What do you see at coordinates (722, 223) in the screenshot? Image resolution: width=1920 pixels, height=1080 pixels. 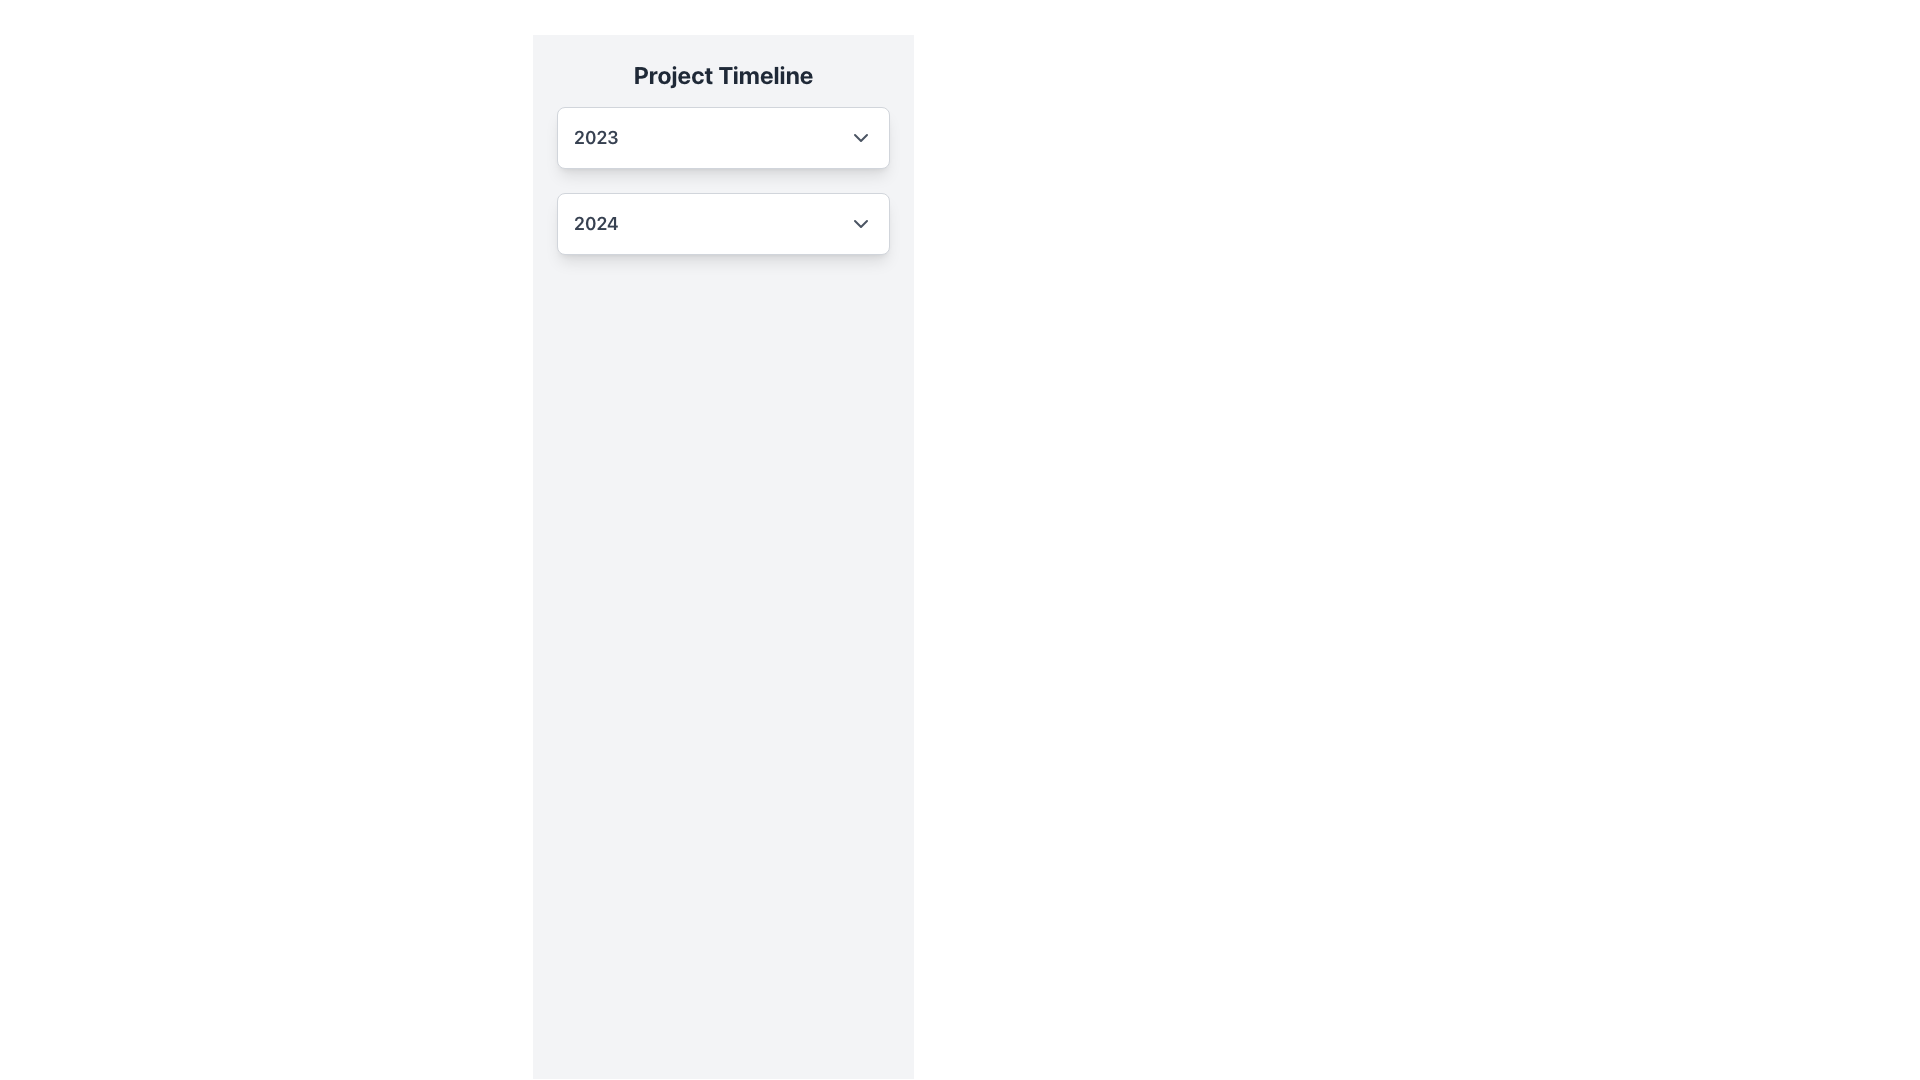 I see `the dropdown option for the year '2024' located directly below the '2023' option` at bounding box center [722, 223].